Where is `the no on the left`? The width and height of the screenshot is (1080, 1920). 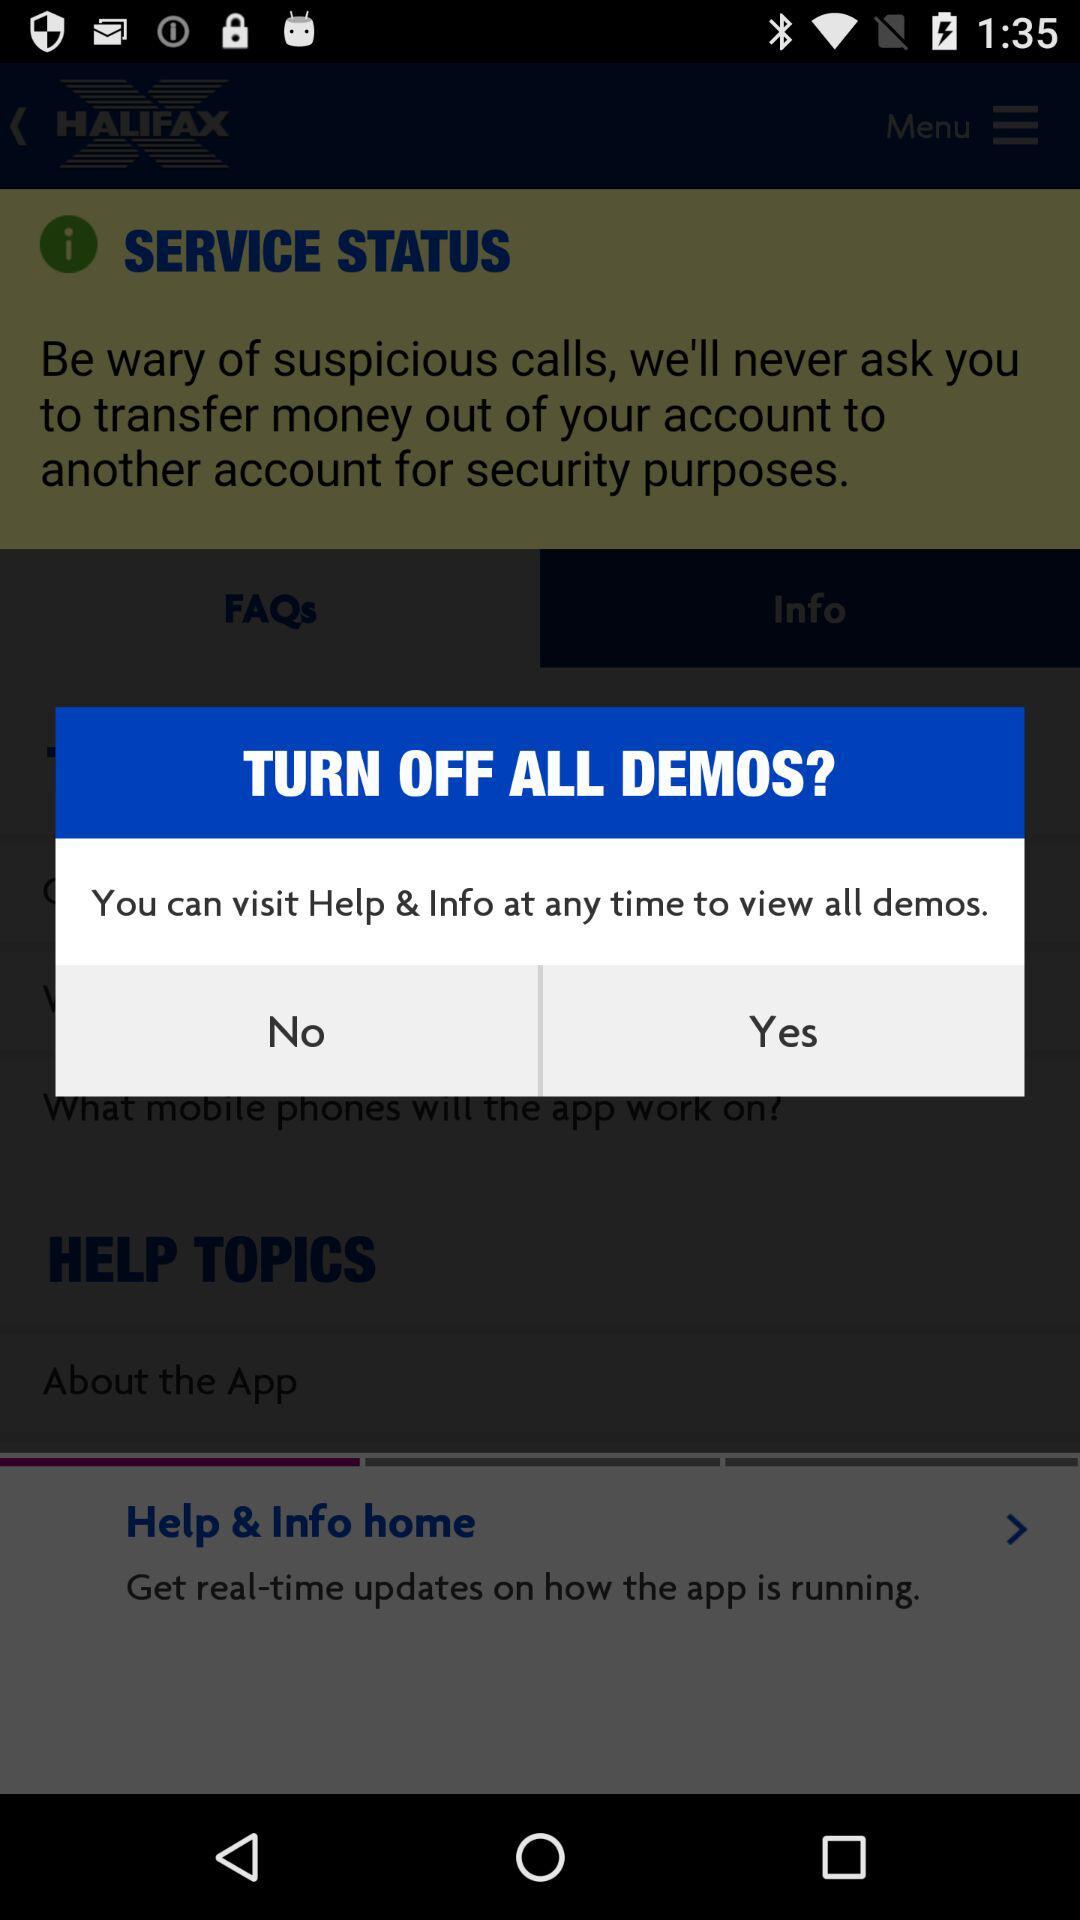
the no on the left is located at coordinates (296, 1030).